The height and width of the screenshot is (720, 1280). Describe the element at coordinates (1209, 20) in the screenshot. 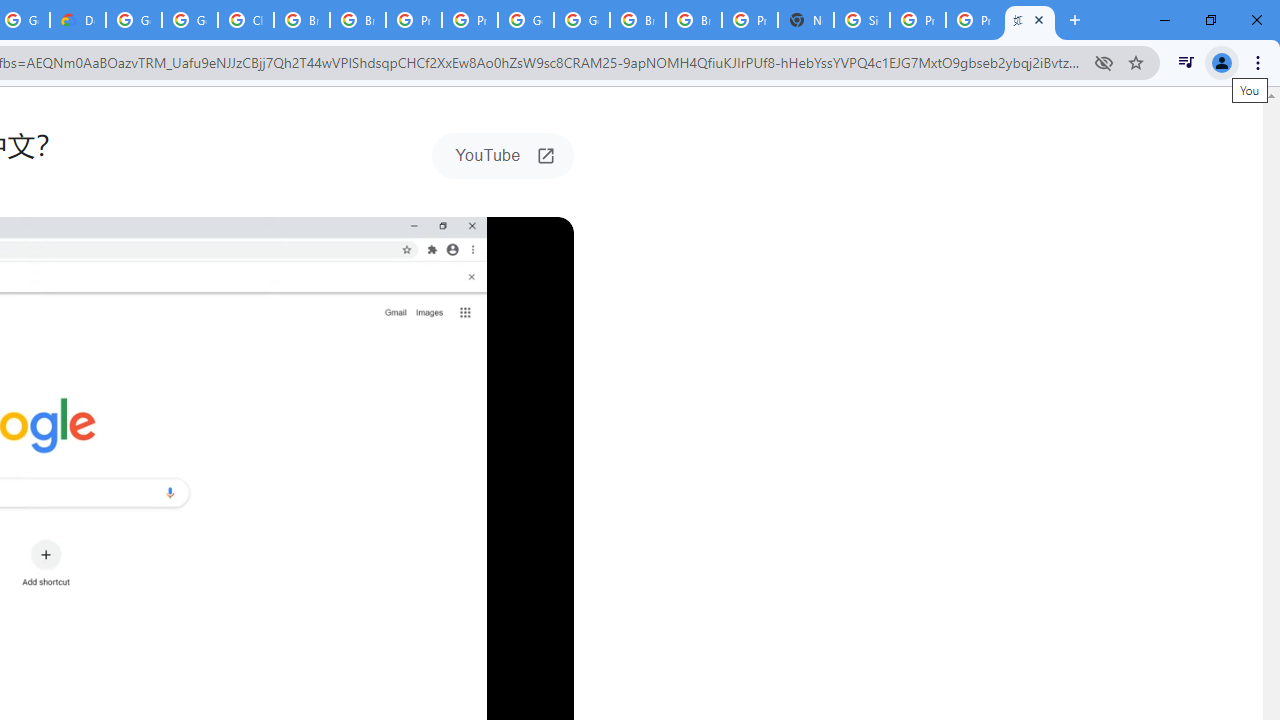

I see `'Restore'` at that location.